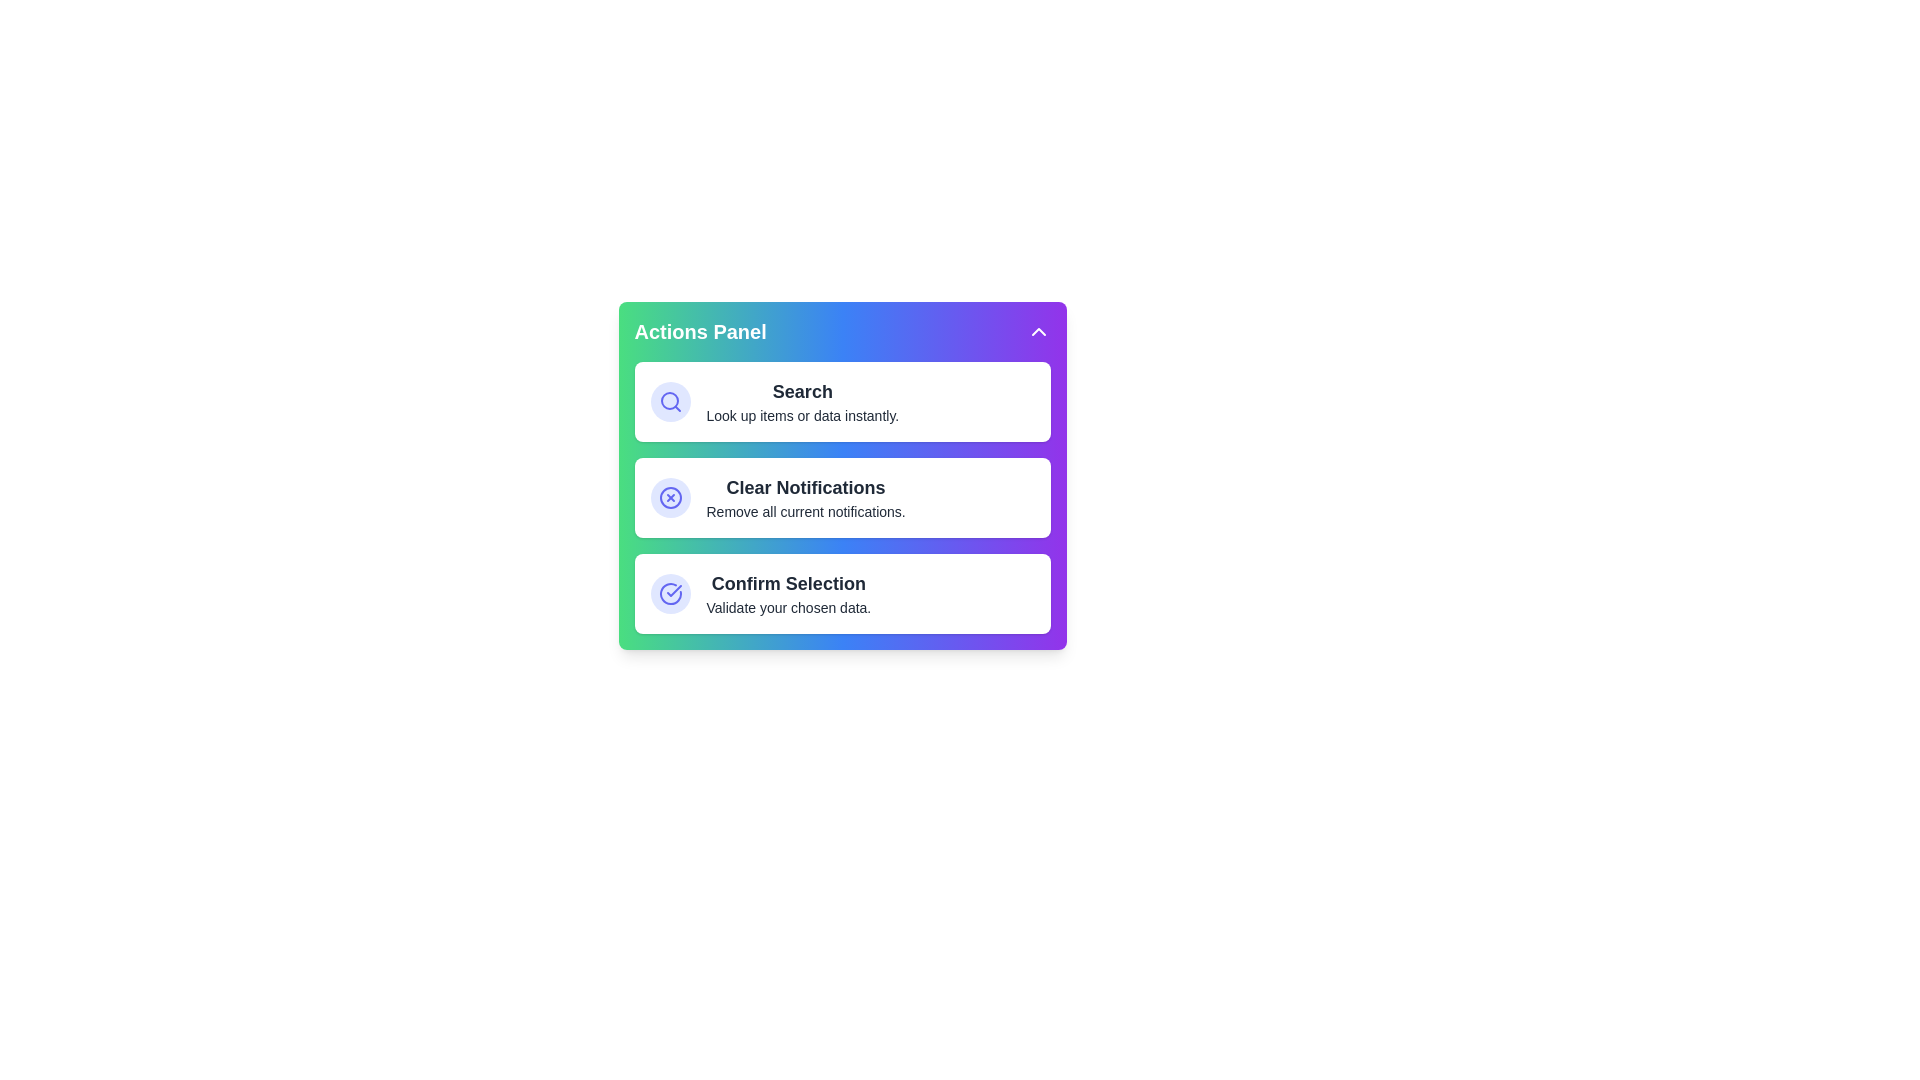 The image size is (1920, 1080). What do you see at coordinates (842, 496) in the screenshot?
I see `the 'Clear Notifications' action item in the menu` at bounding box center [842, 496].